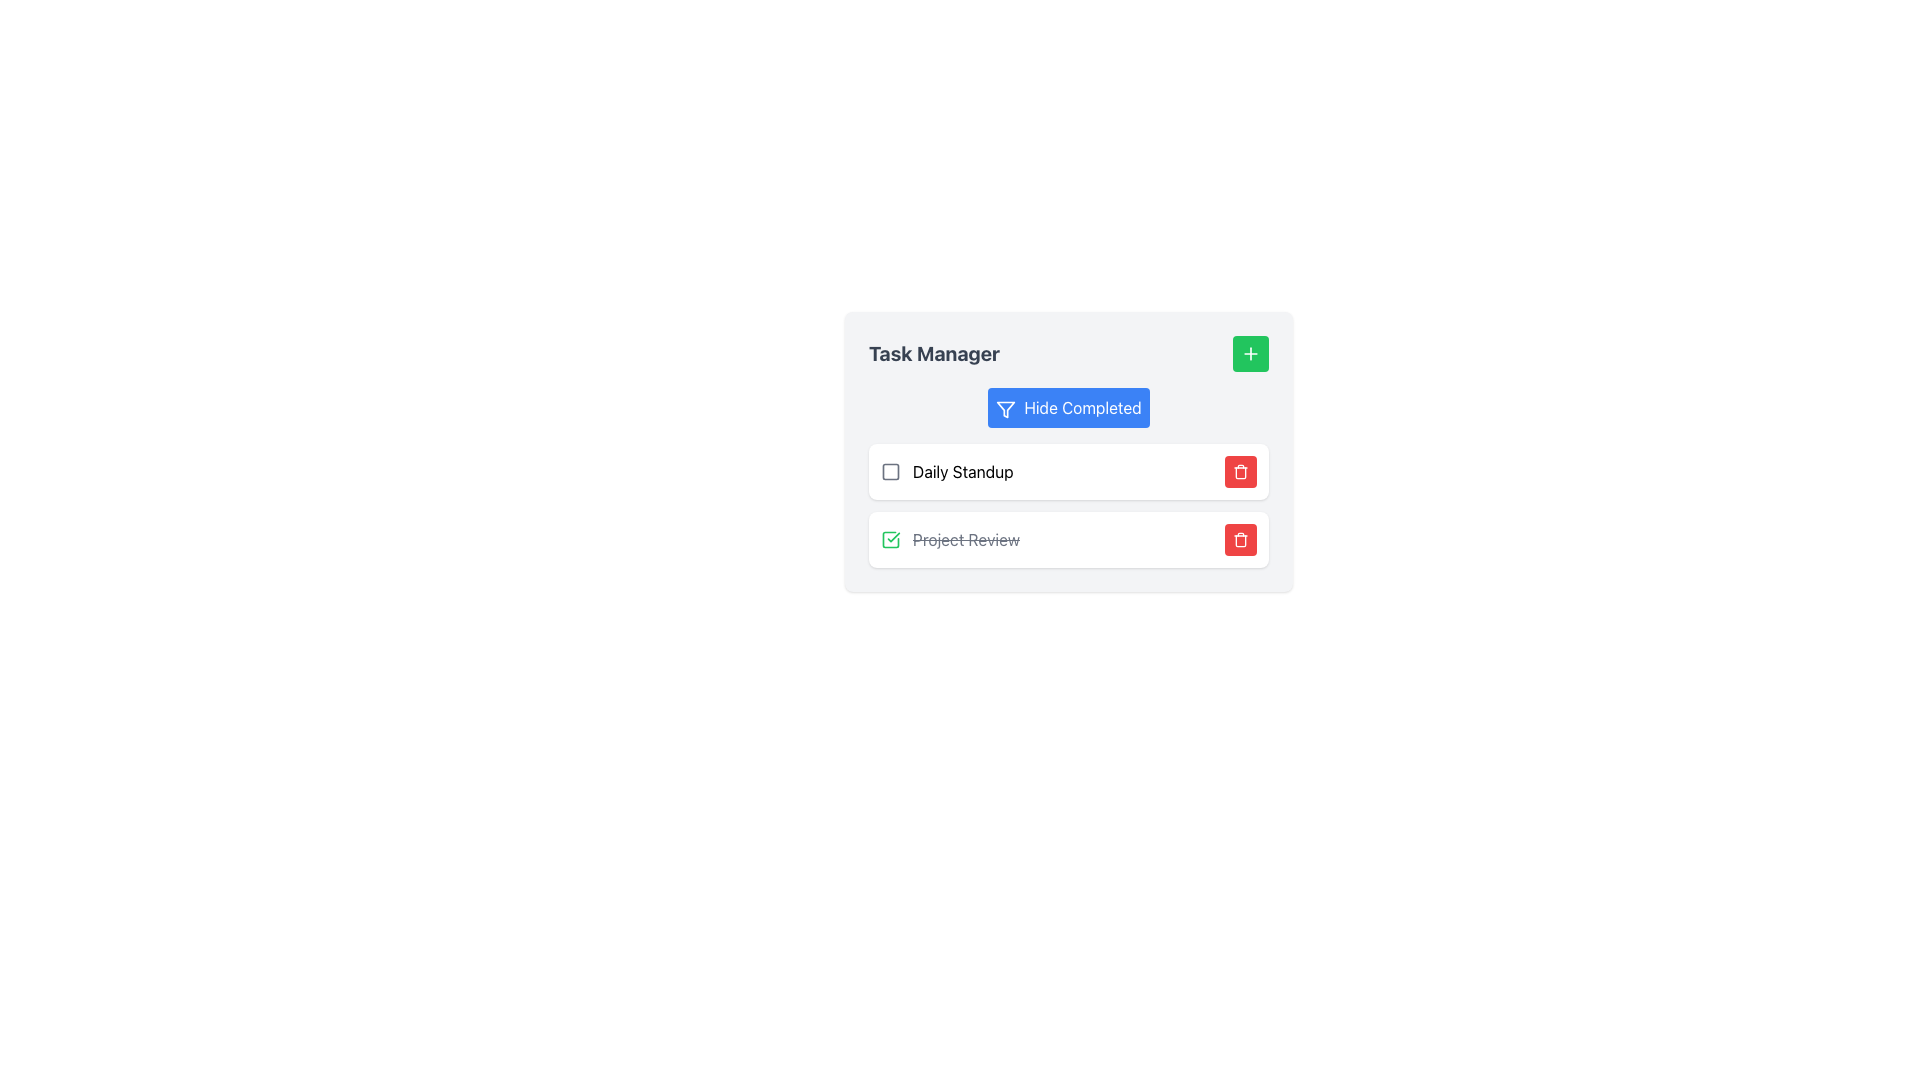 This screenshot has width=1920, height=1080. Describe the element at coordinates (1240, 473) in the screenshot. I see `the central vertical body of the trash can icon located to the right of the 'Project Review' item` at that location.